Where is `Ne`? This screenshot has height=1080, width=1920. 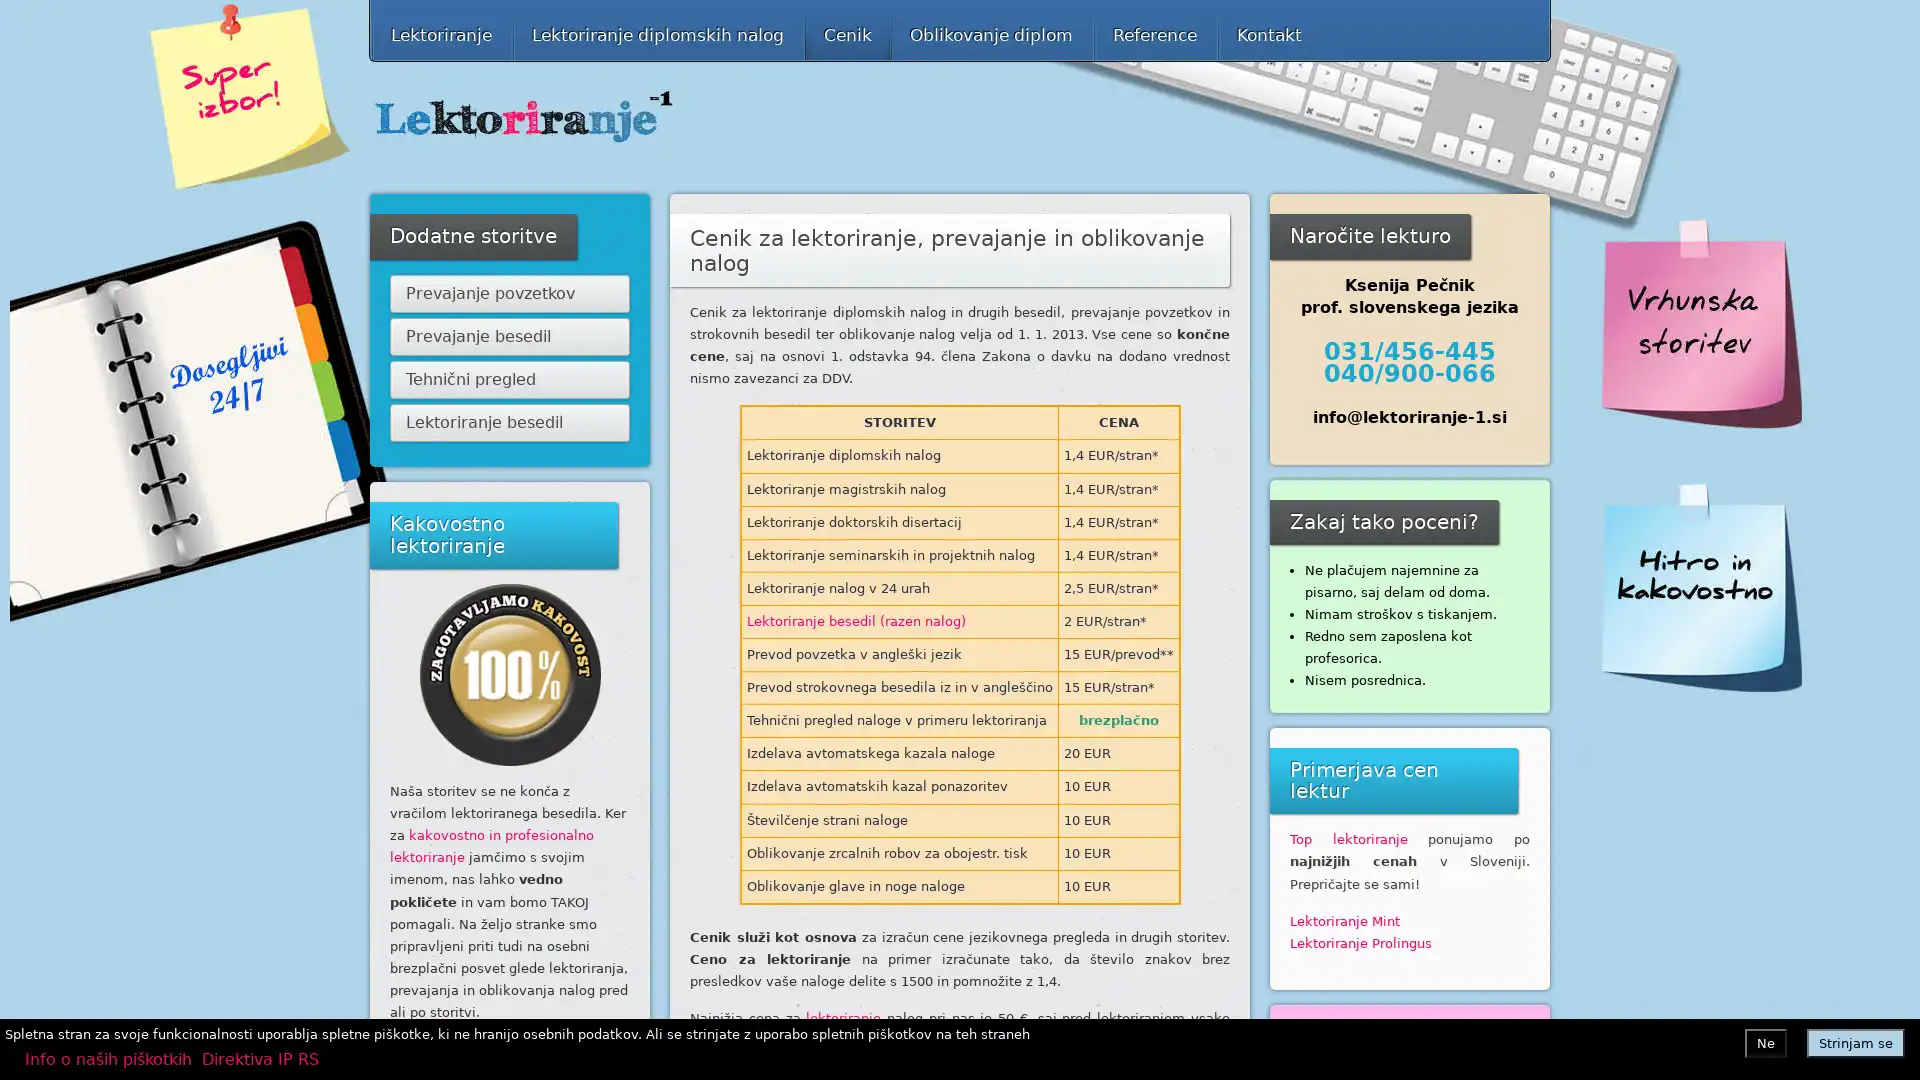 Ne is located at coordinates (1766, 1041).